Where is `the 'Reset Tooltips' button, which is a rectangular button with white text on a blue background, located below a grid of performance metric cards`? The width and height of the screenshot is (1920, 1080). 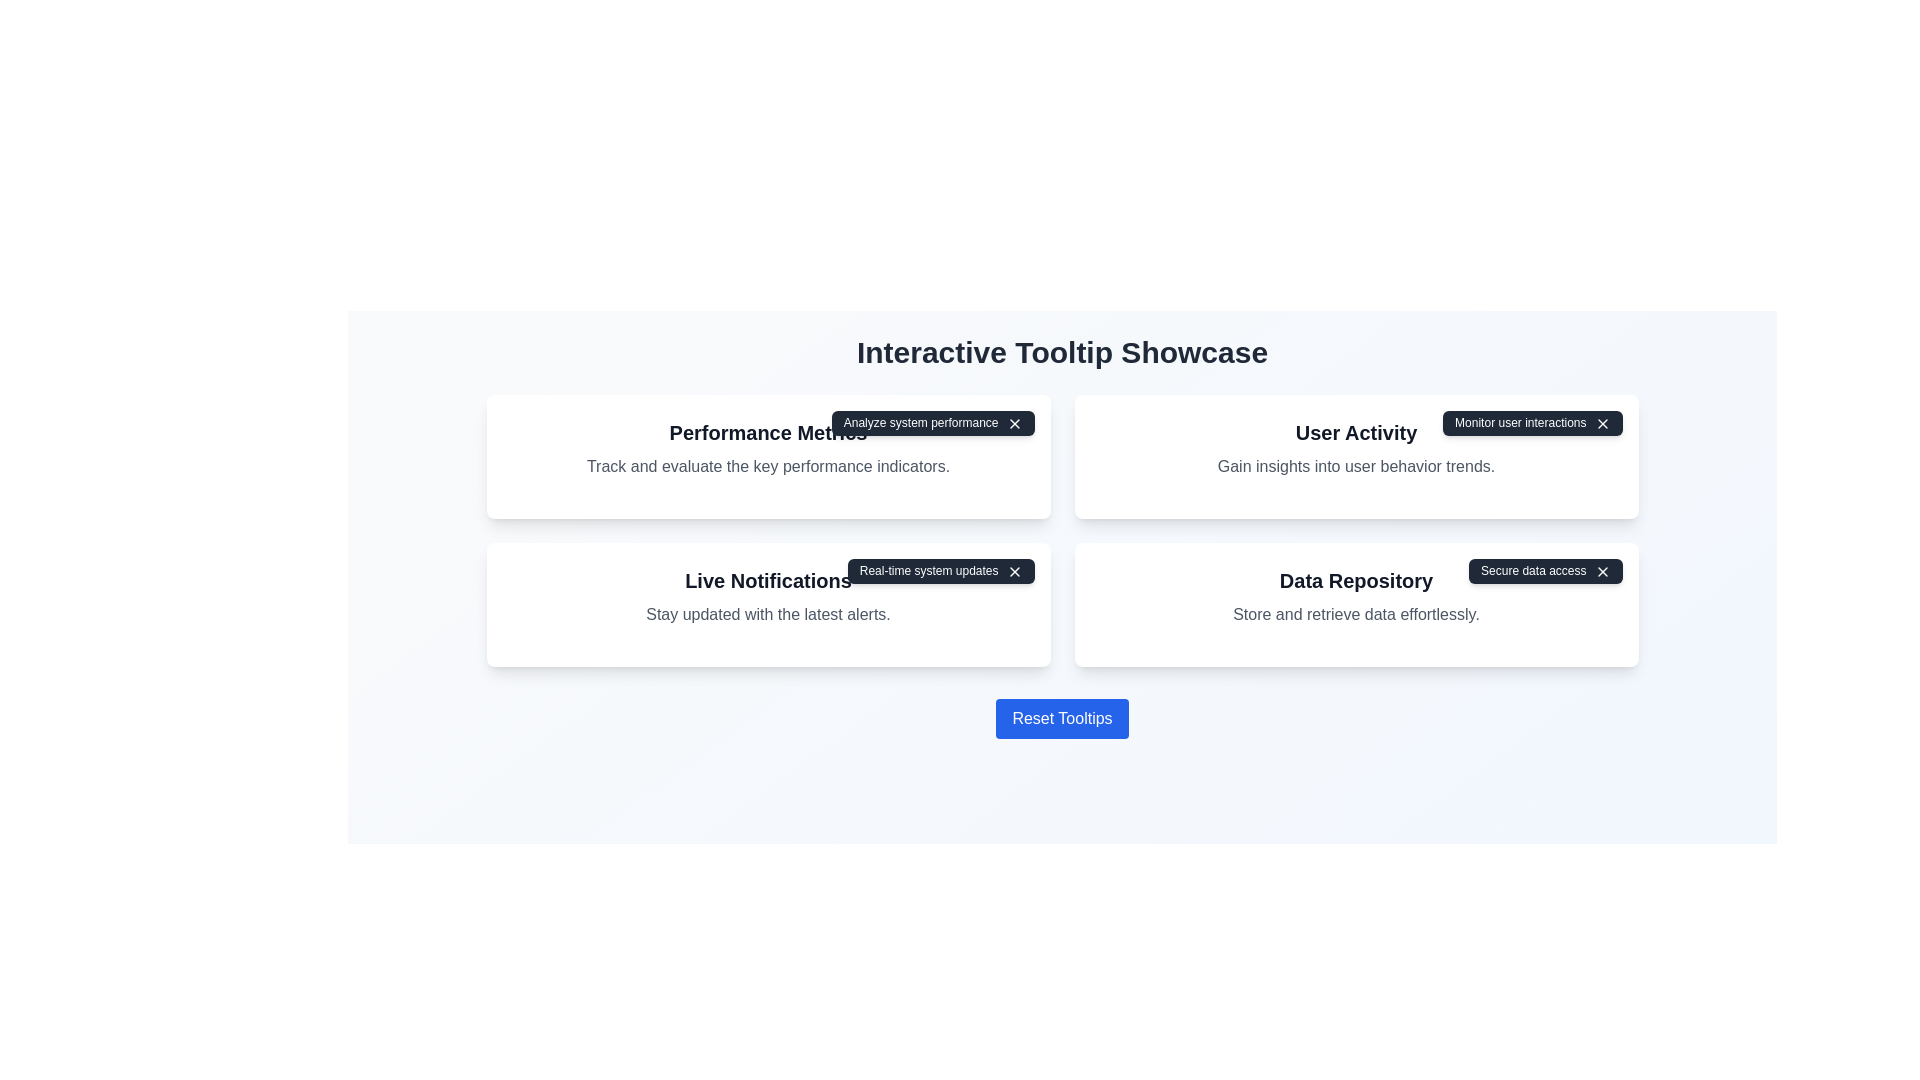 the 'Reset Tooltips' button, which is a rectangular button with white text on a blue background, located below a grid of performance metric cards is located at coordinates (1061, 717).